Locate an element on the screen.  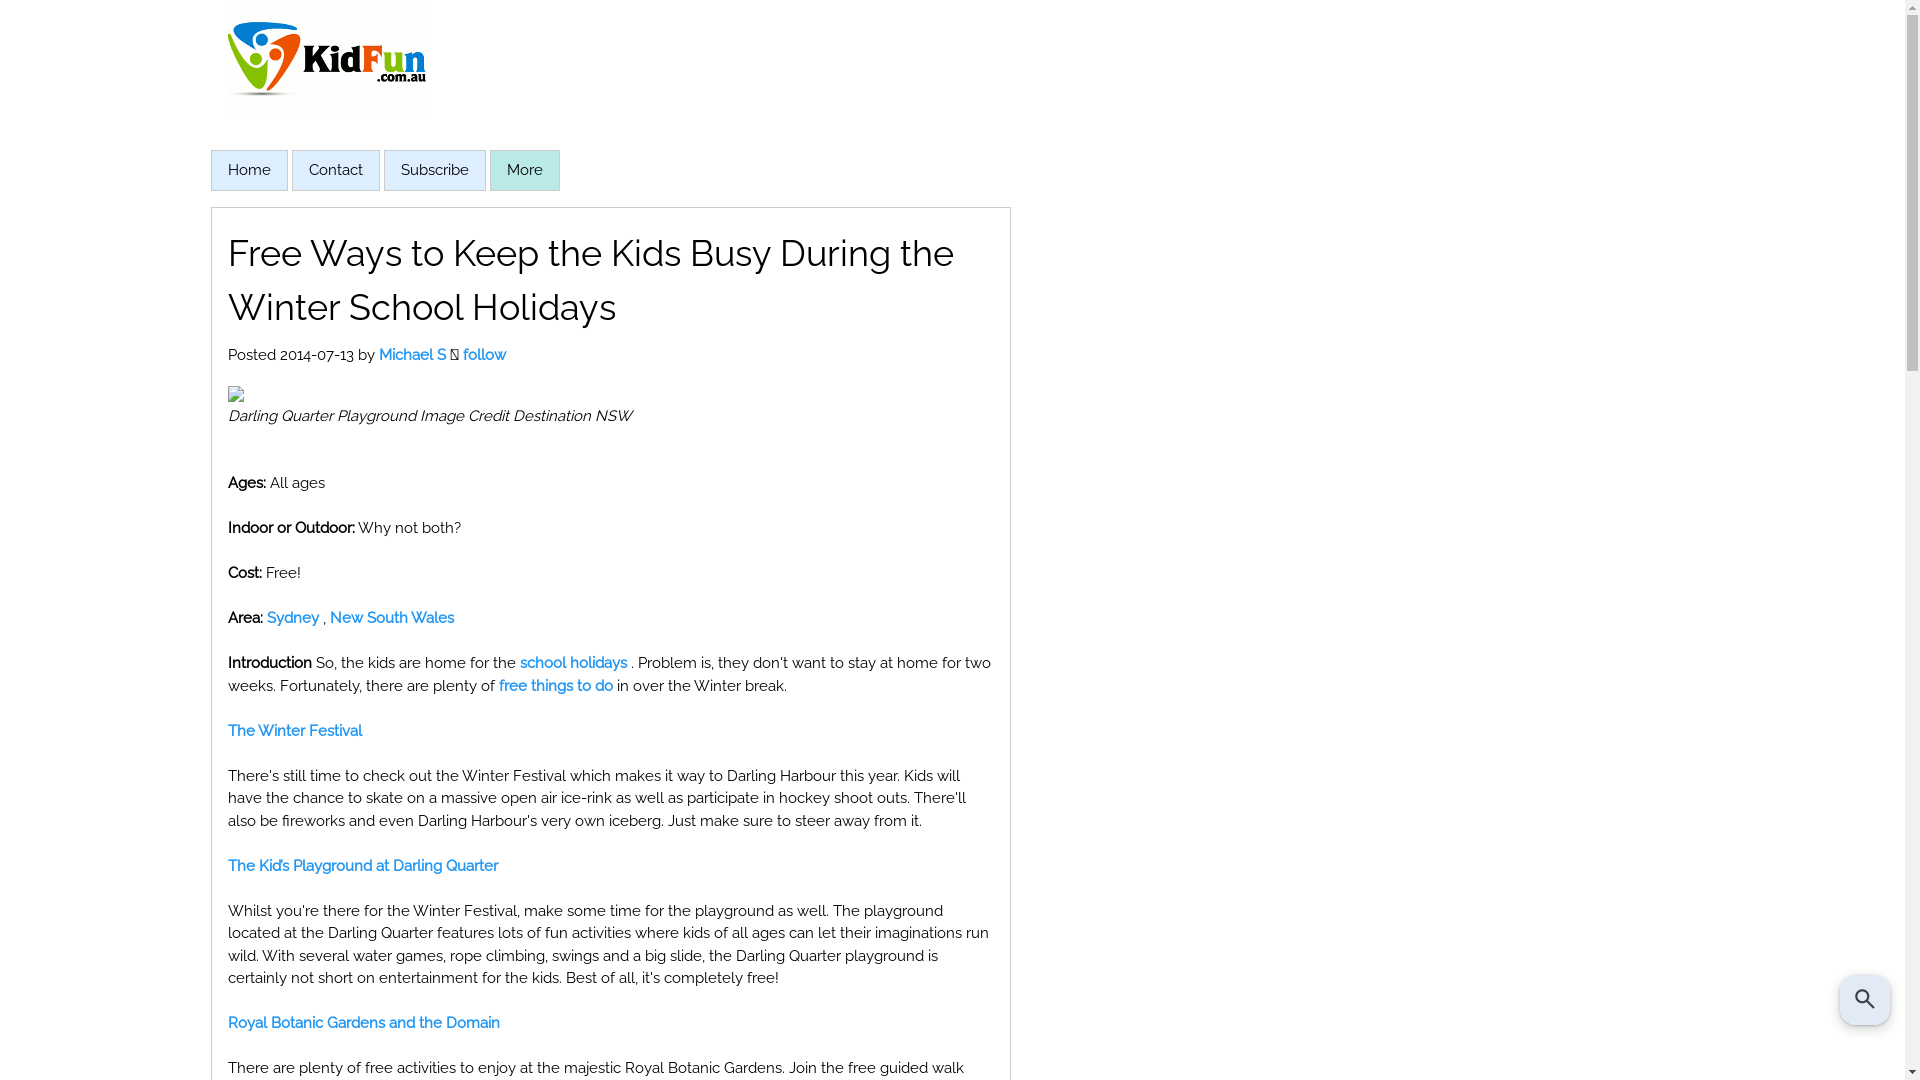
'follow' is located at coordinates (483, 353).